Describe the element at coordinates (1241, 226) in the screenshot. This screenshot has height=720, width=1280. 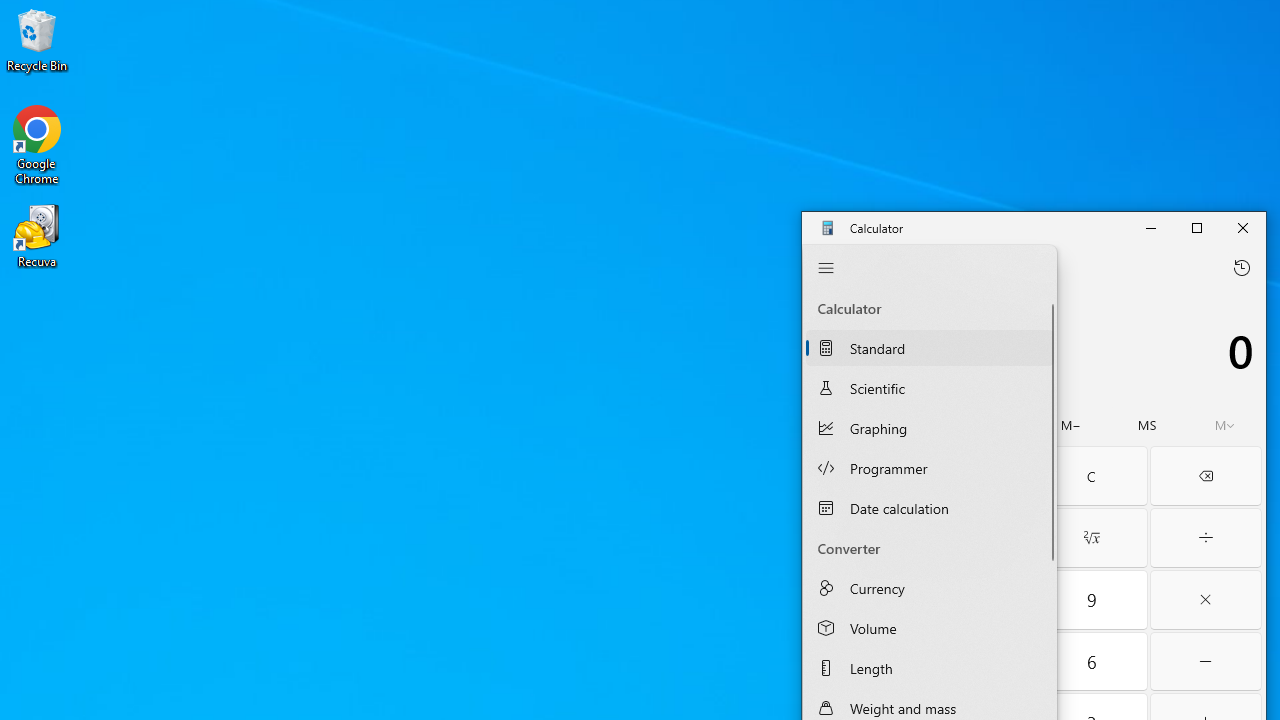
I see `'Close Calculator'` at that location.